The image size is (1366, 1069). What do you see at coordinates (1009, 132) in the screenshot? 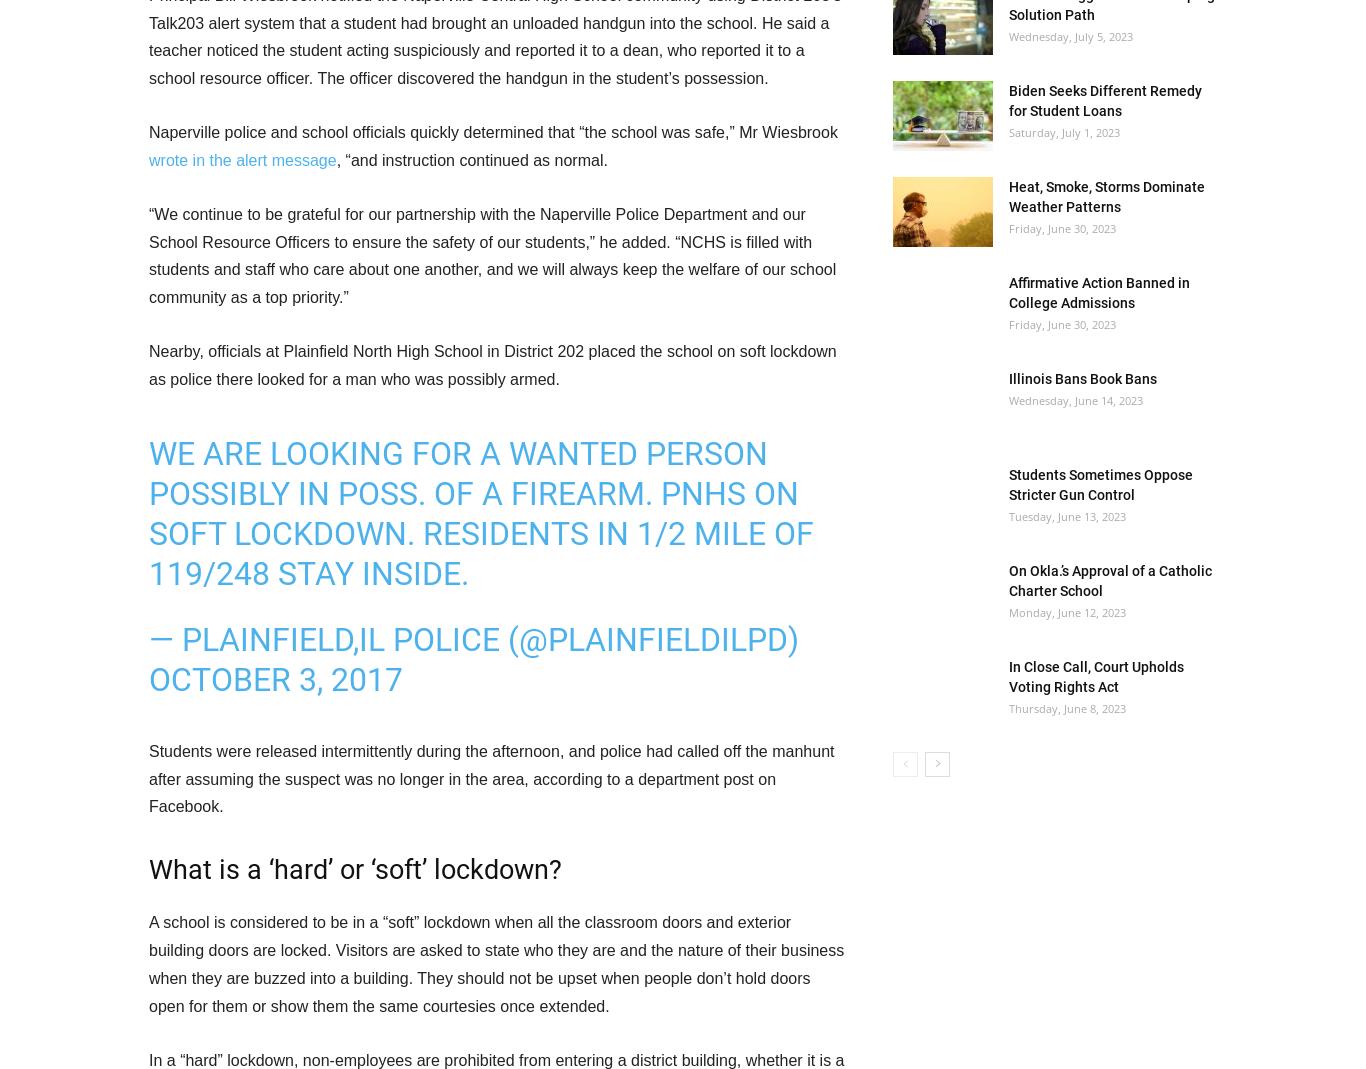
I see `'Saturday, July 1, 2023'` at bounding box center [1009, 132].